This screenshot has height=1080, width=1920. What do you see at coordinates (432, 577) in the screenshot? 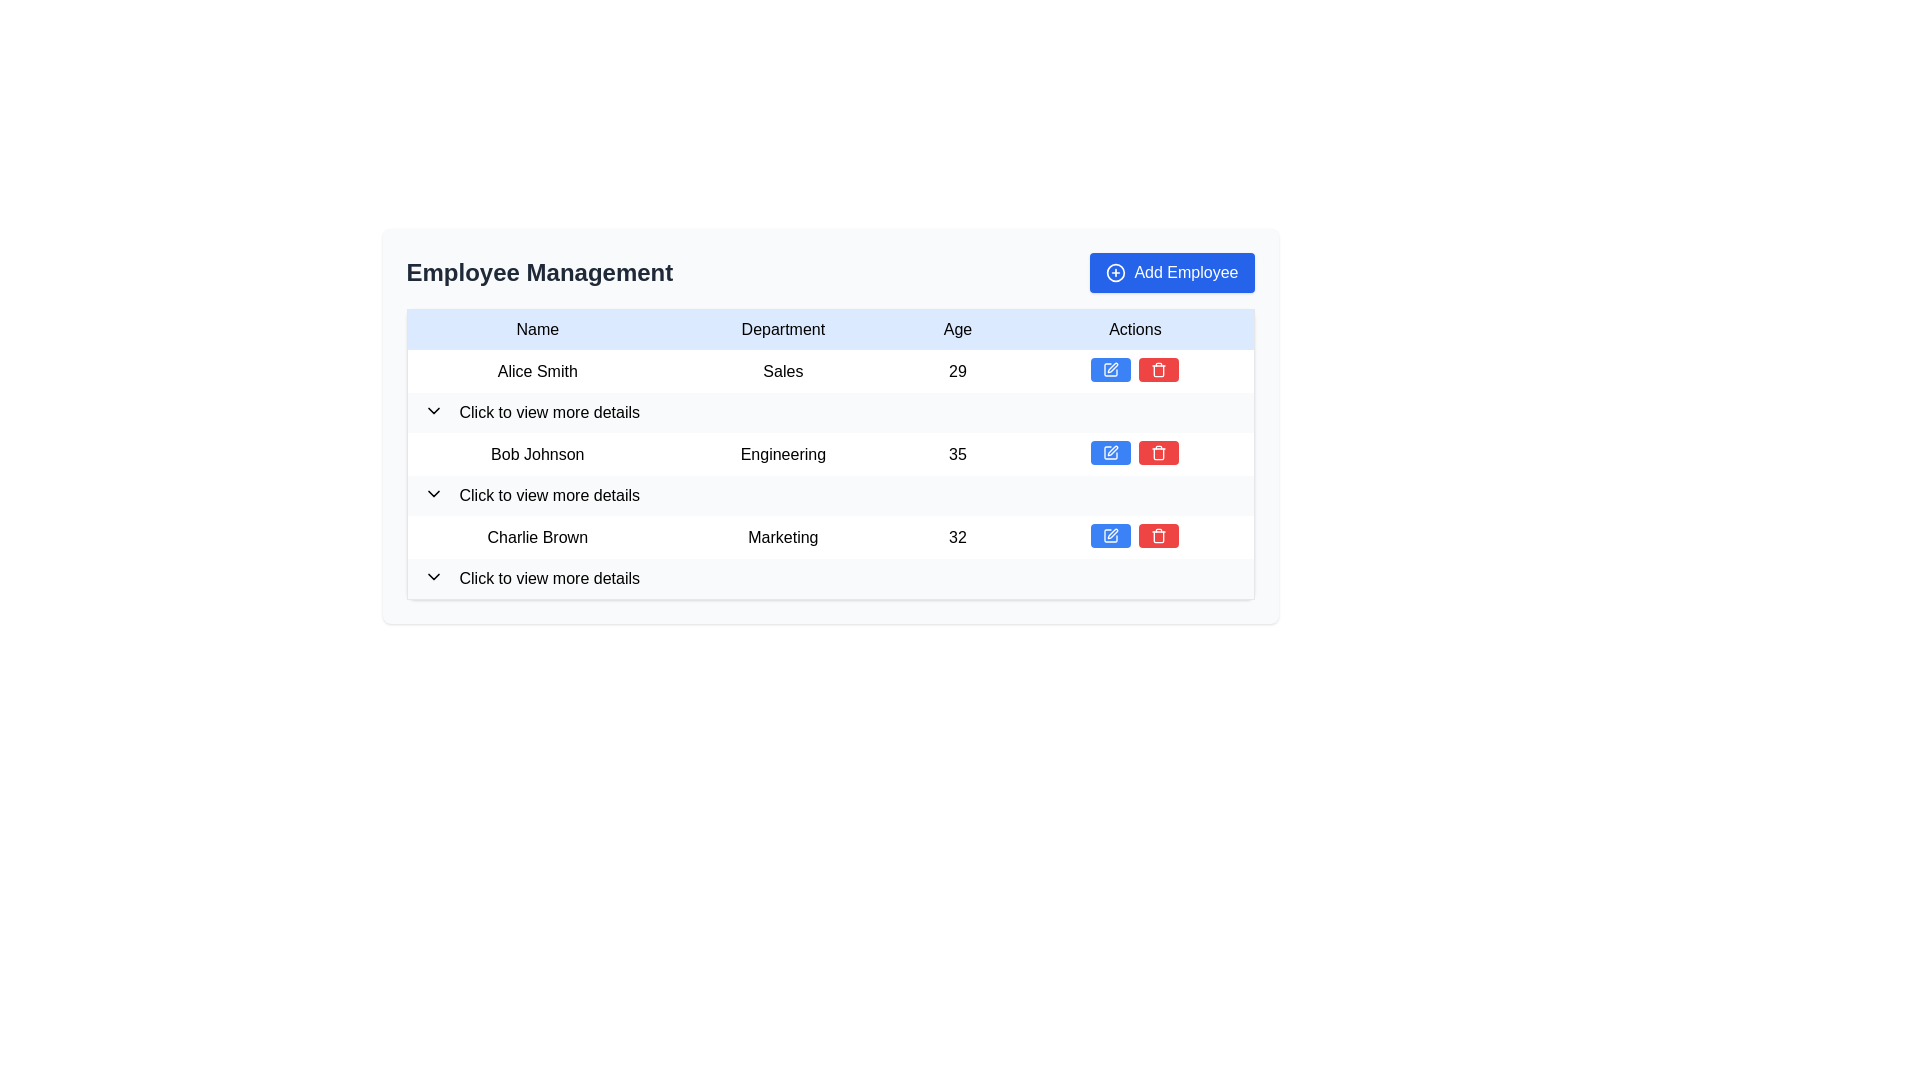
I see `the downward-facing chevron icon on the left side of the row labeled 'Click` at bounding box center [432, 577].